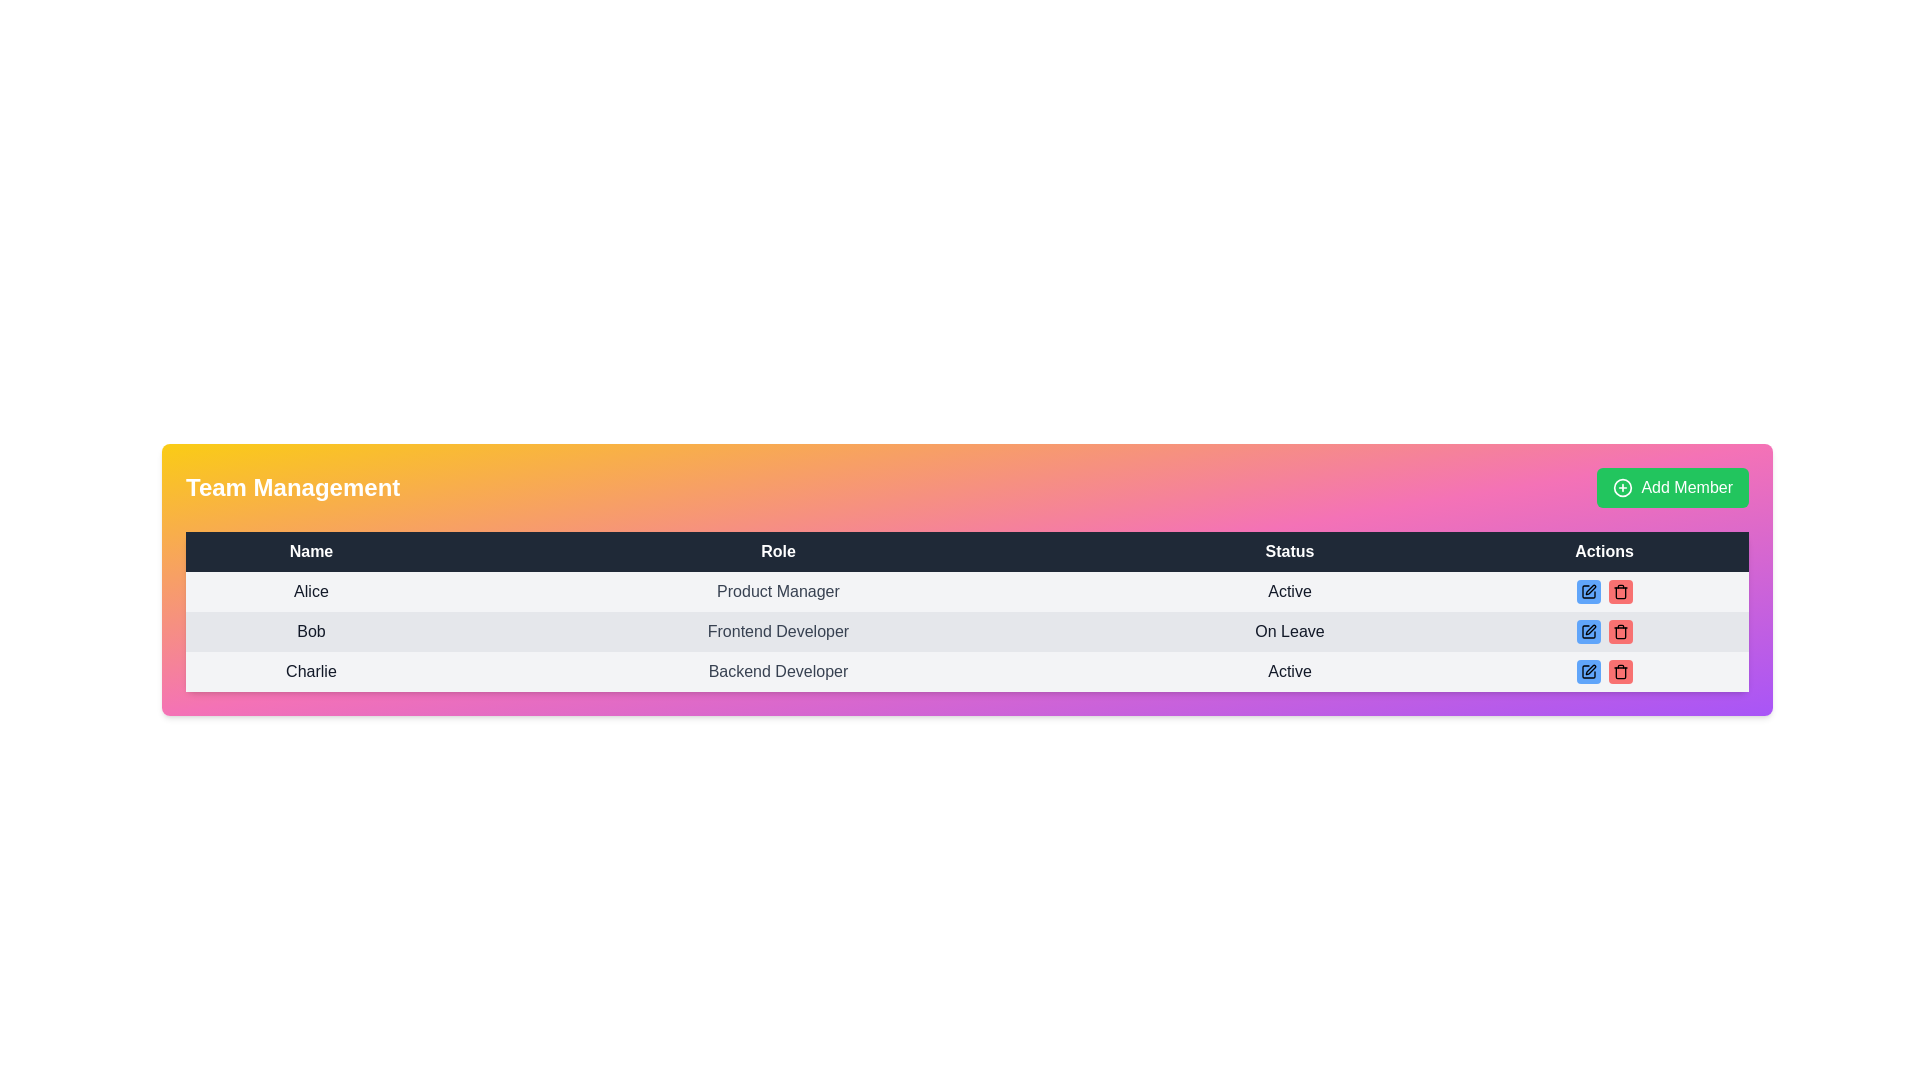  I want to click on the edit icon resembling a pen located next to 'Bob' in the 'Frontend Developer' row of the 'Actions' column in the 'Team Management' section, so click(1589, 628).